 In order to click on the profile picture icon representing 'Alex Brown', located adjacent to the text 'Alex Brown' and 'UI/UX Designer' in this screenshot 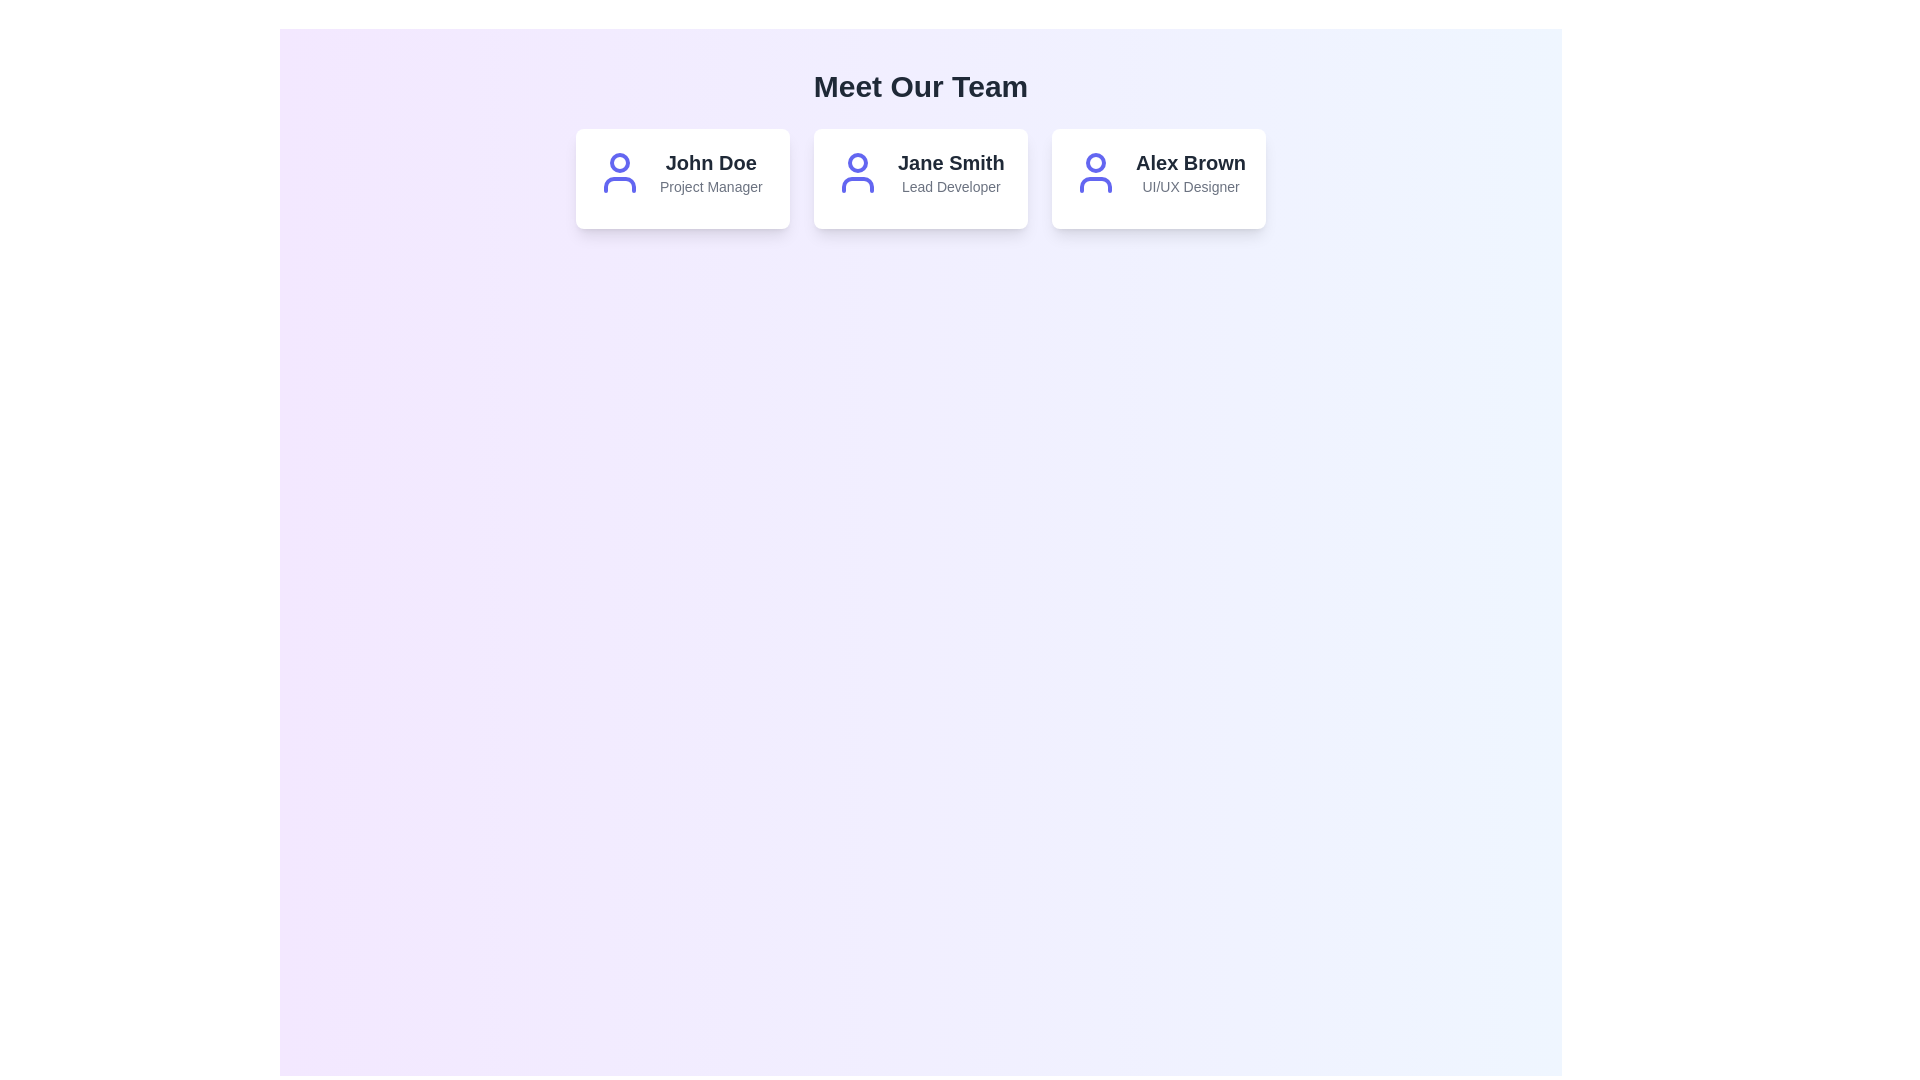, I will do `click(1094, 172)`.